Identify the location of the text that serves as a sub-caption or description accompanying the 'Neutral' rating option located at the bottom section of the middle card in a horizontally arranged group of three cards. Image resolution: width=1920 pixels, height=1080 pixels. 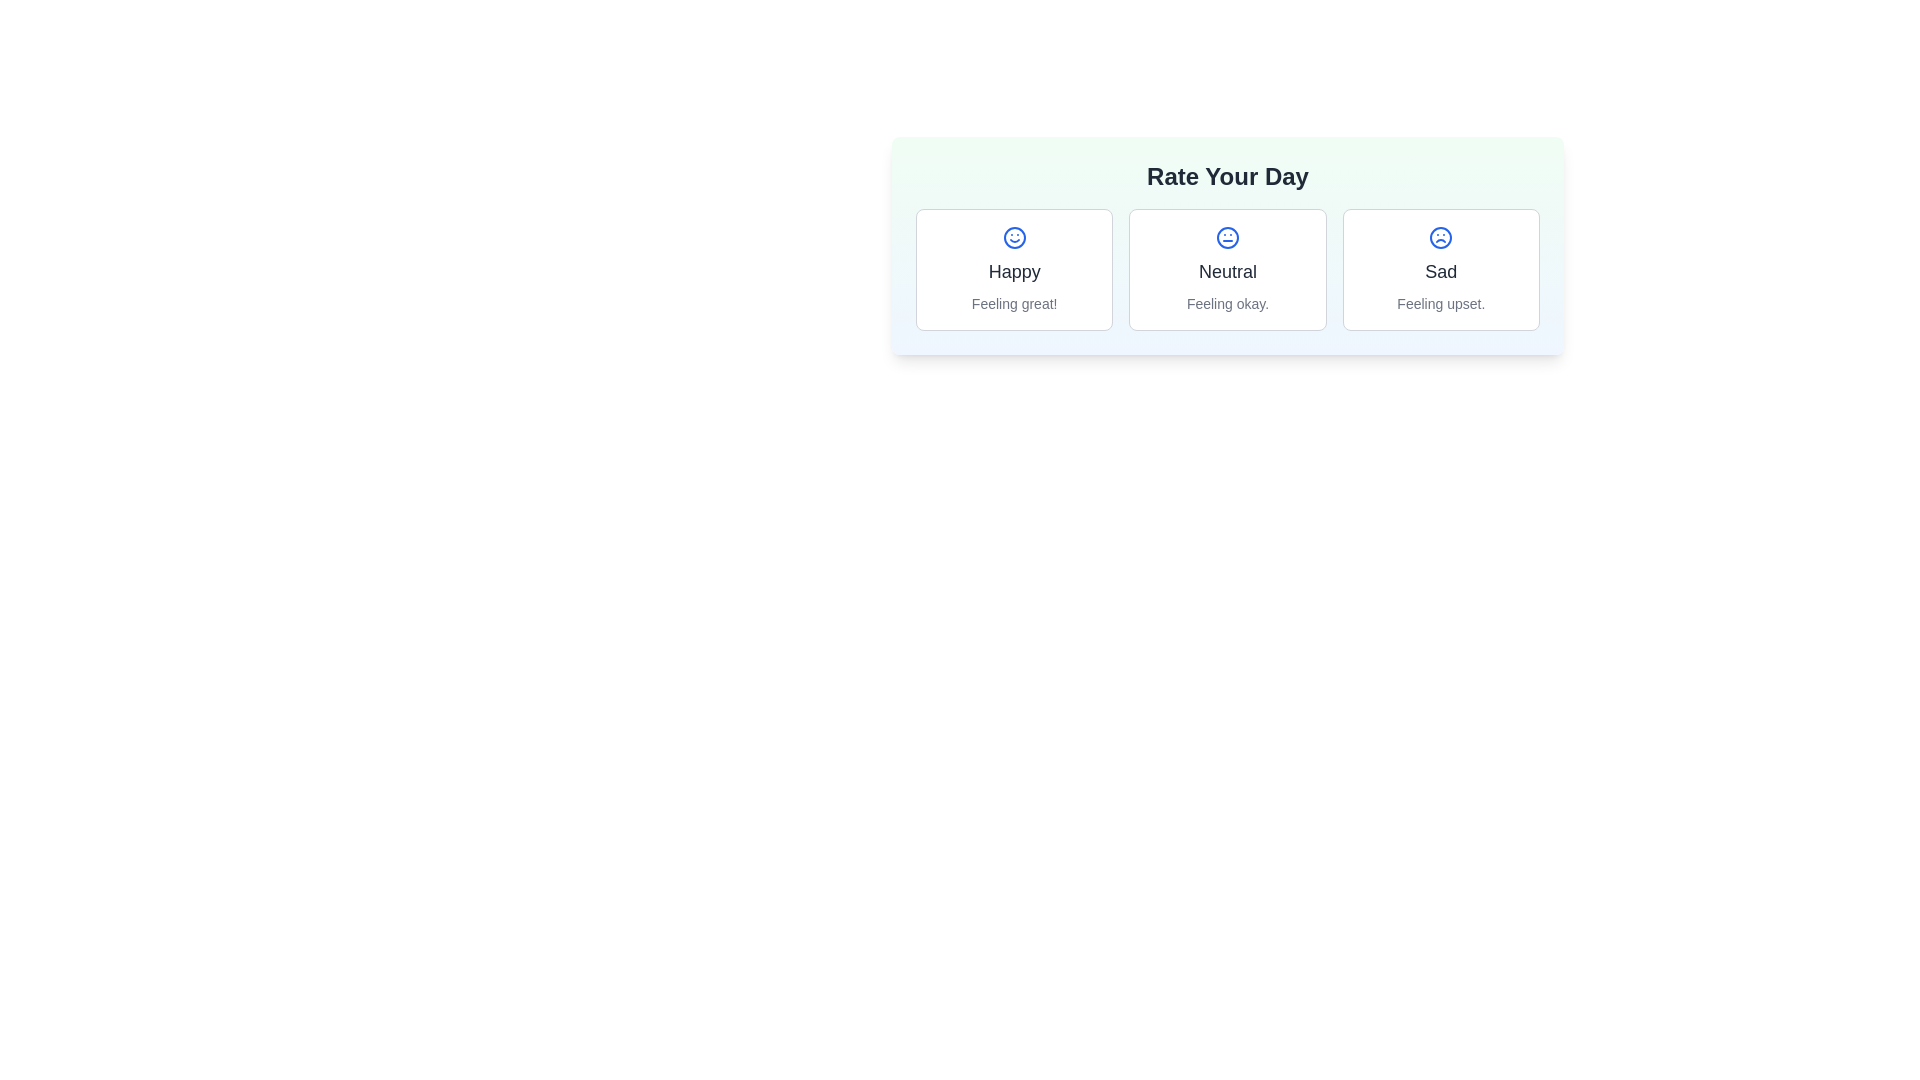
(1227, 304).